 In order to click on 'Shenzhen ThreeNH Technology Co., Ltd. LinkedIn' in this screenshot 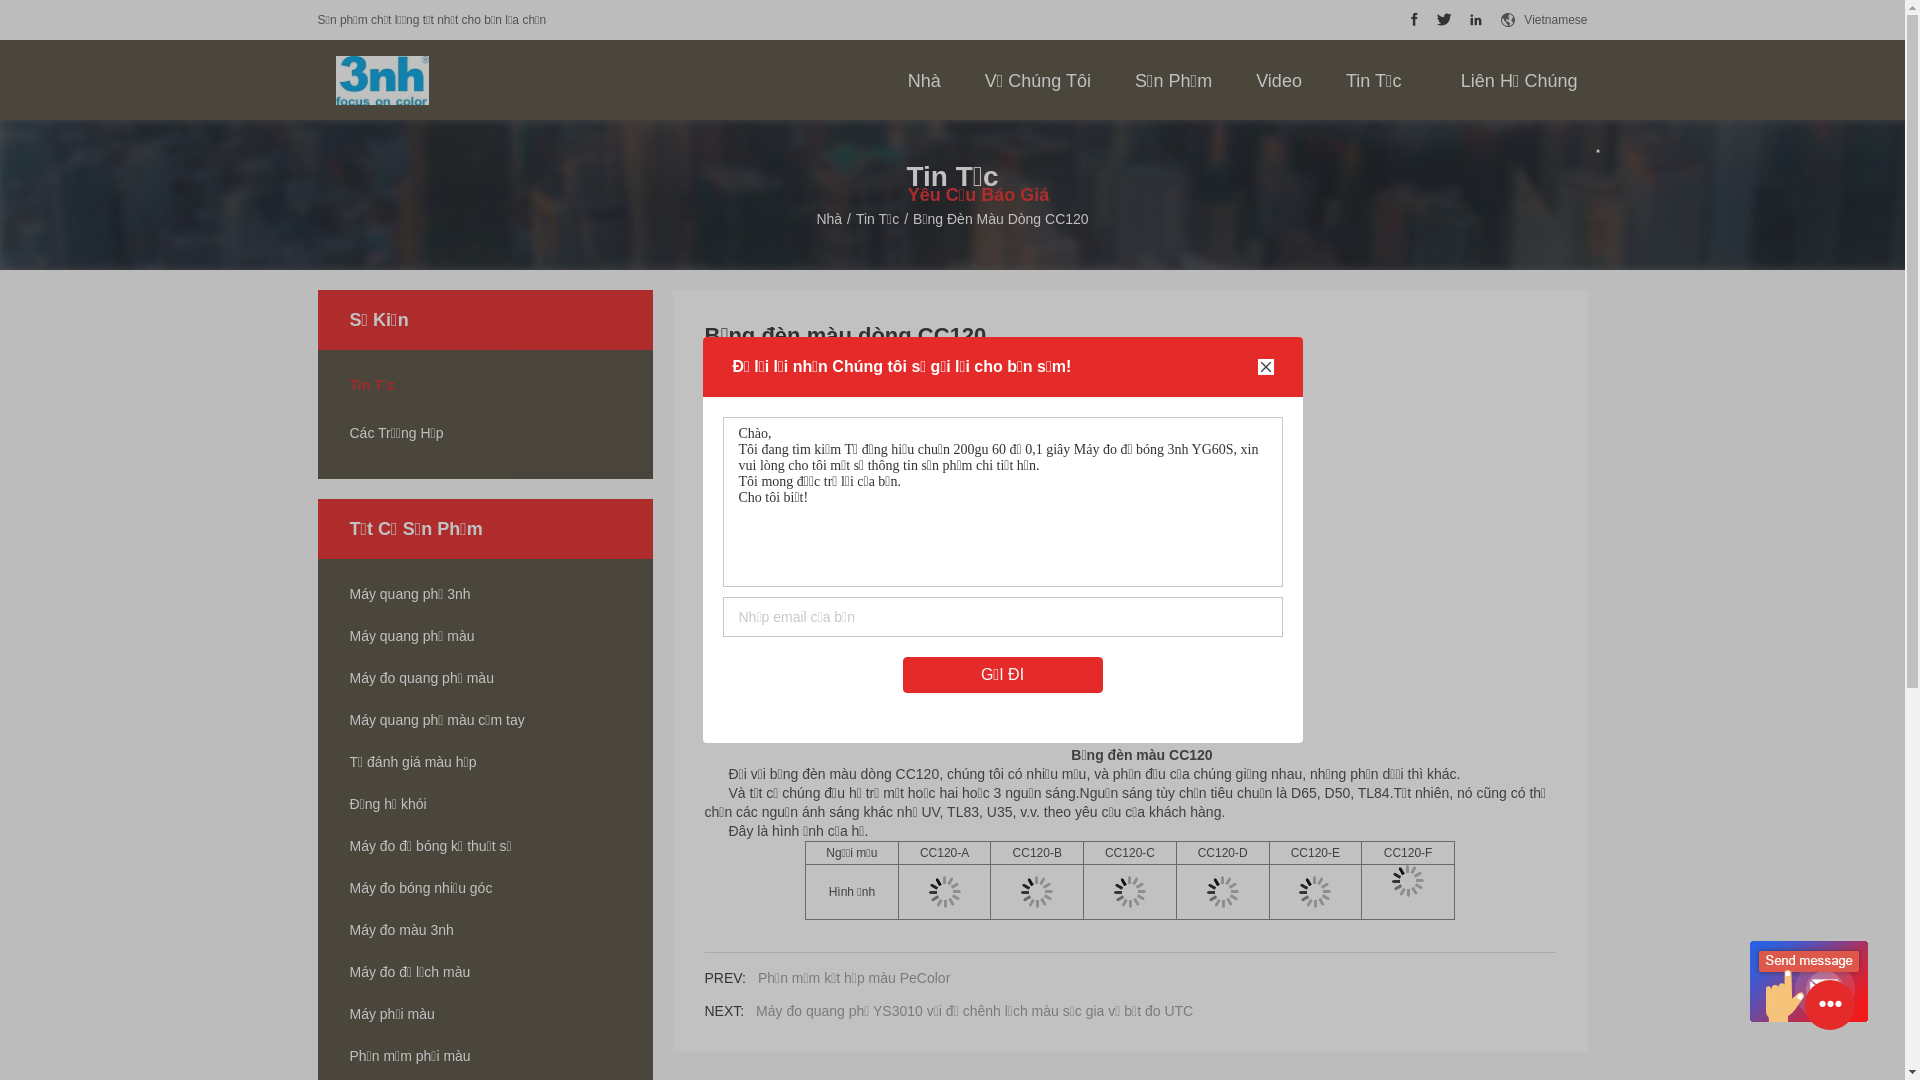, I will do `click(1476, 19)`.